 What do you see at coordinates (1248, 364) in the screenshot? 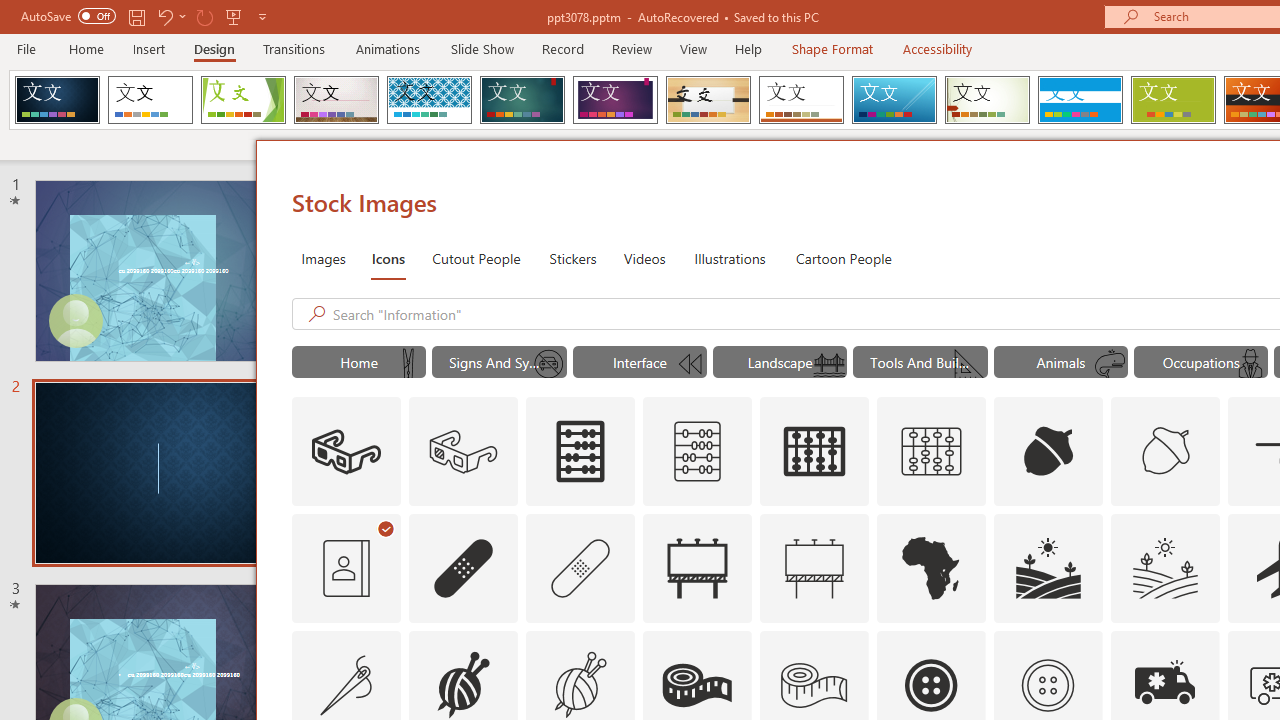
I see `'AutomationID: Icons_DetectiveMale_M'` at bounding box center [1248, 364].